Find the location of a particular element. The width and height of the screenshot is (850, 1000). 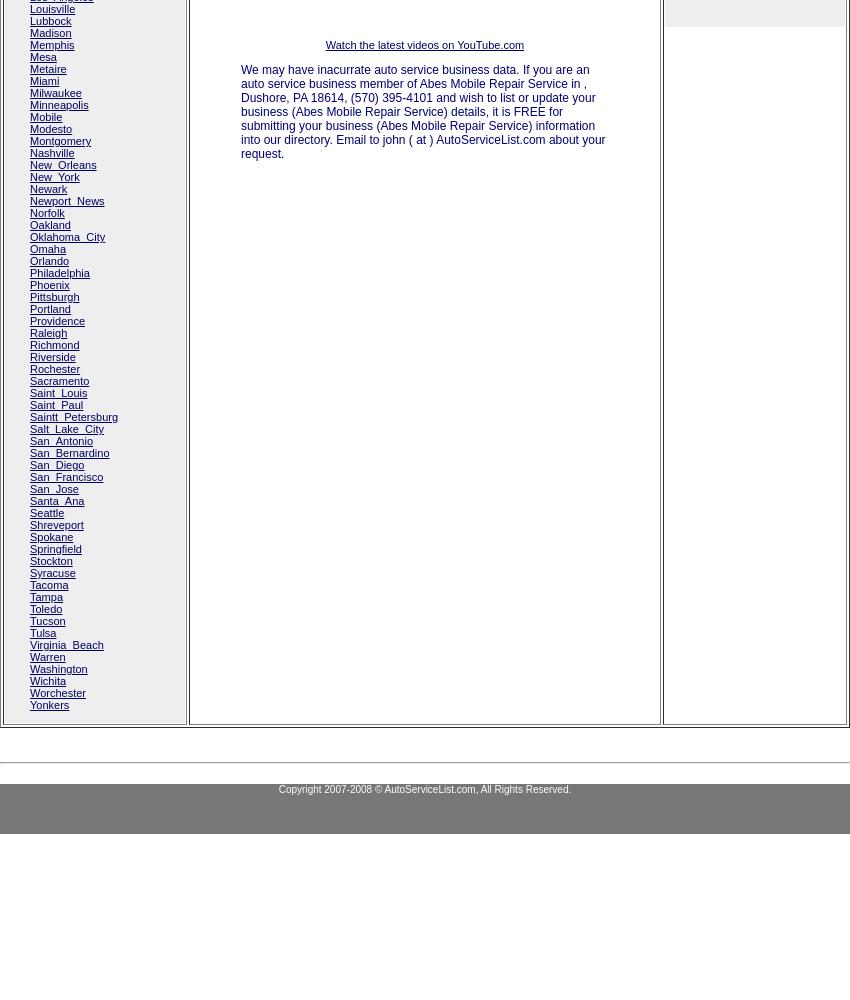

'Santa_Ana' is located at coordinates (57, 501).